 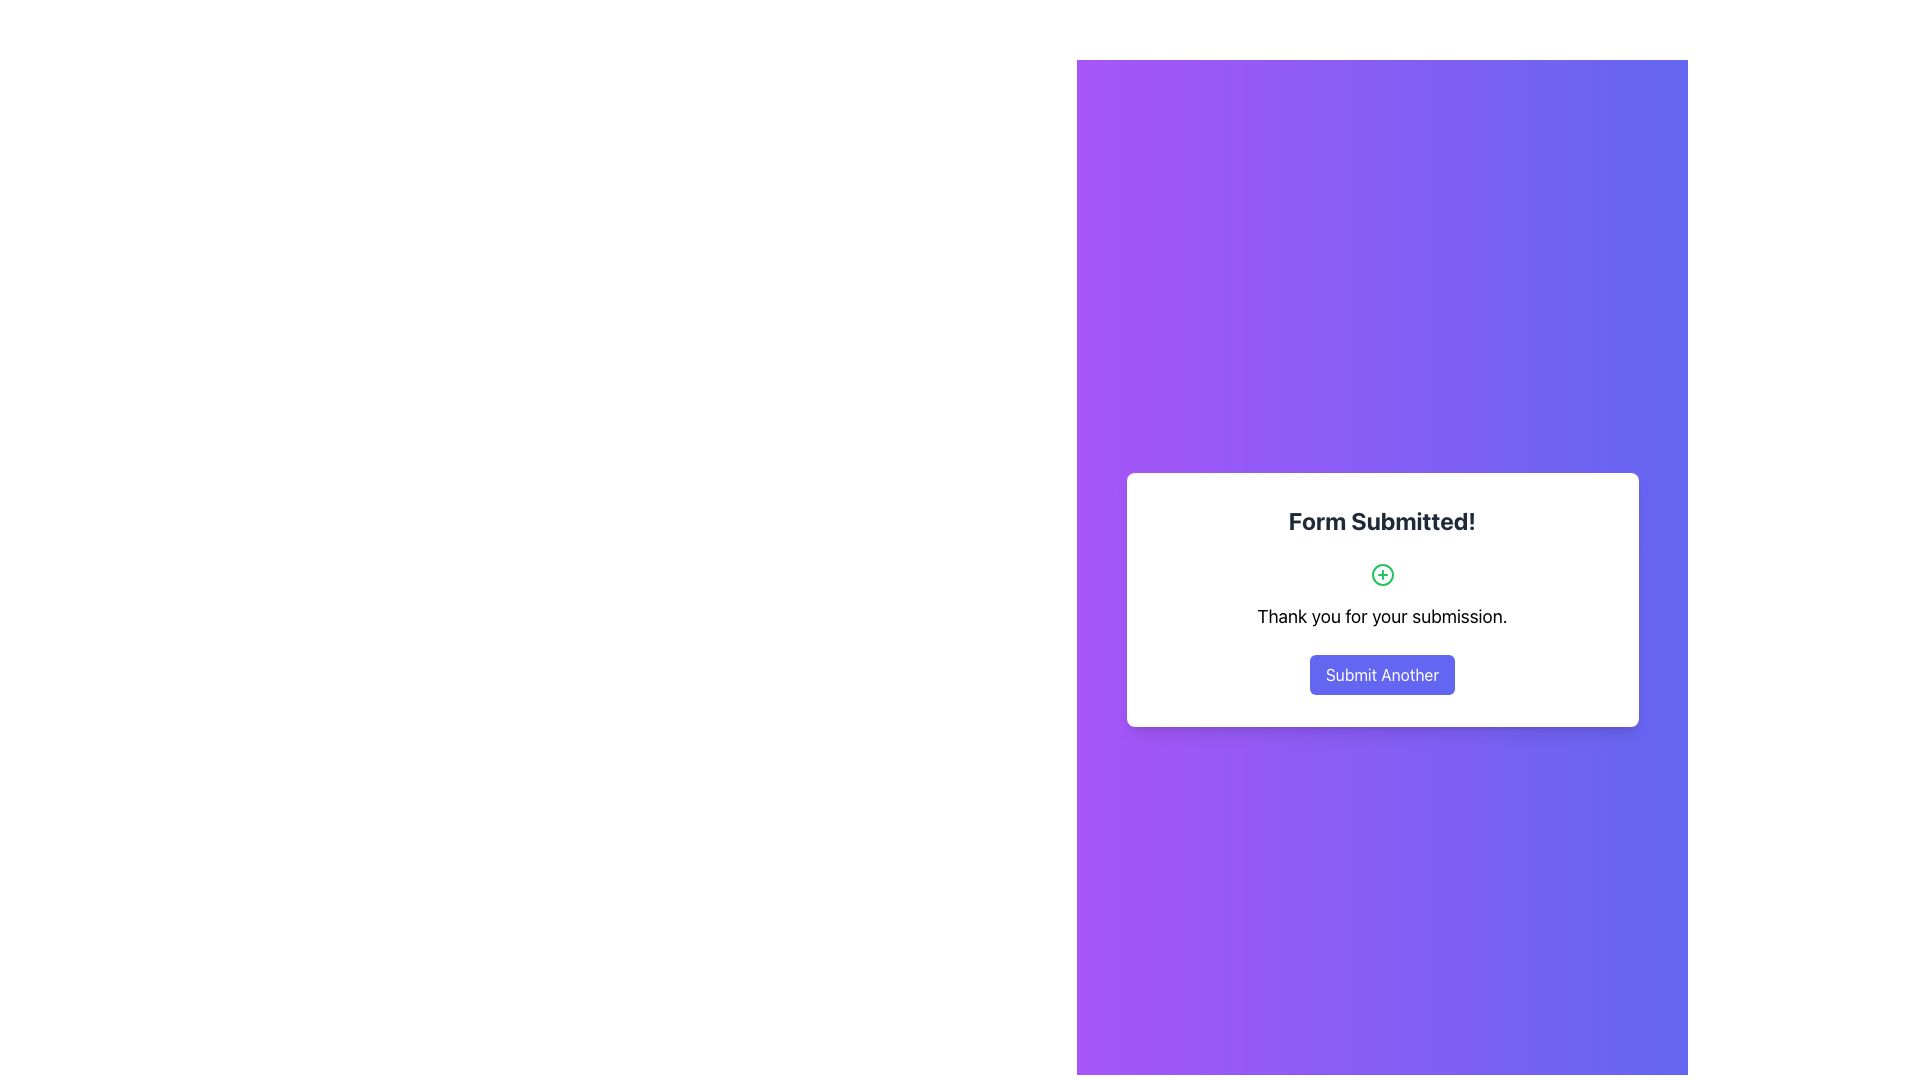 What do you see at coordinates (1381, 574) in the screenshot?
I see `the circular icon with a plus sign in the center, which has a green outline, located in the modal dialog confirming submission` at bounding box center [1381, 574].